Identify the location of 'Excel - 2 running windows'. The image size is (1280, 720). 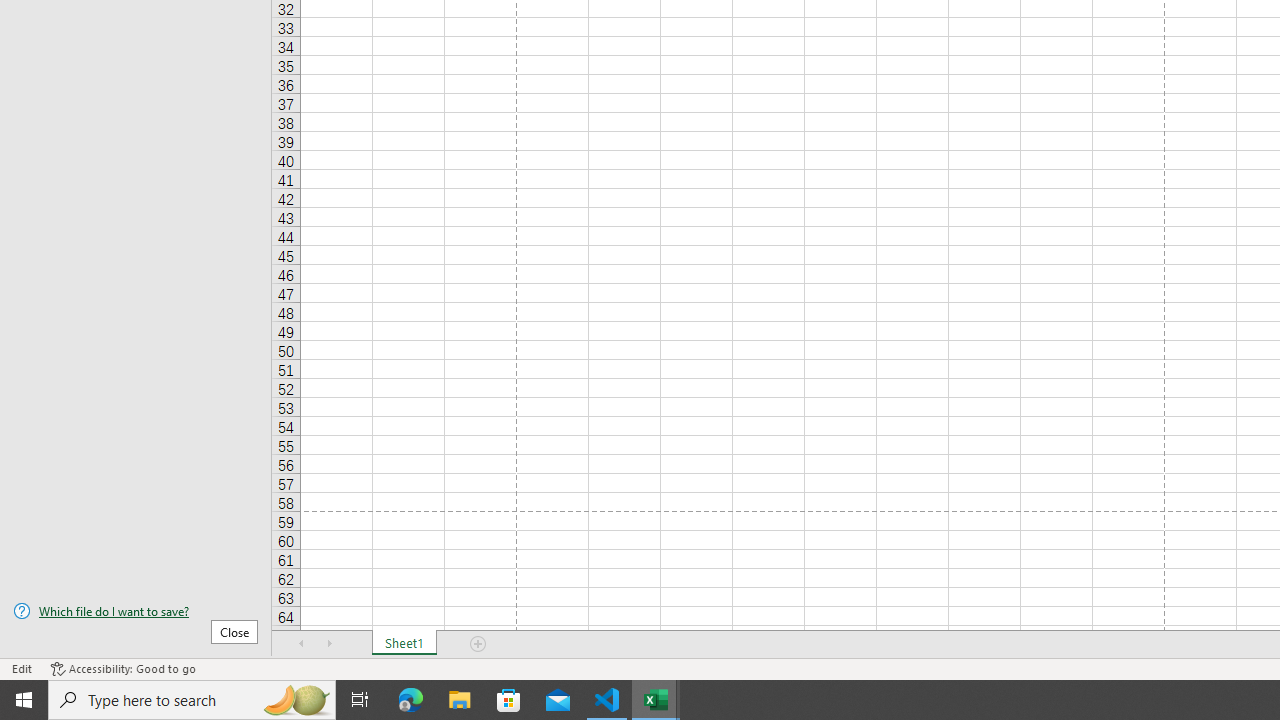
(656, 698).